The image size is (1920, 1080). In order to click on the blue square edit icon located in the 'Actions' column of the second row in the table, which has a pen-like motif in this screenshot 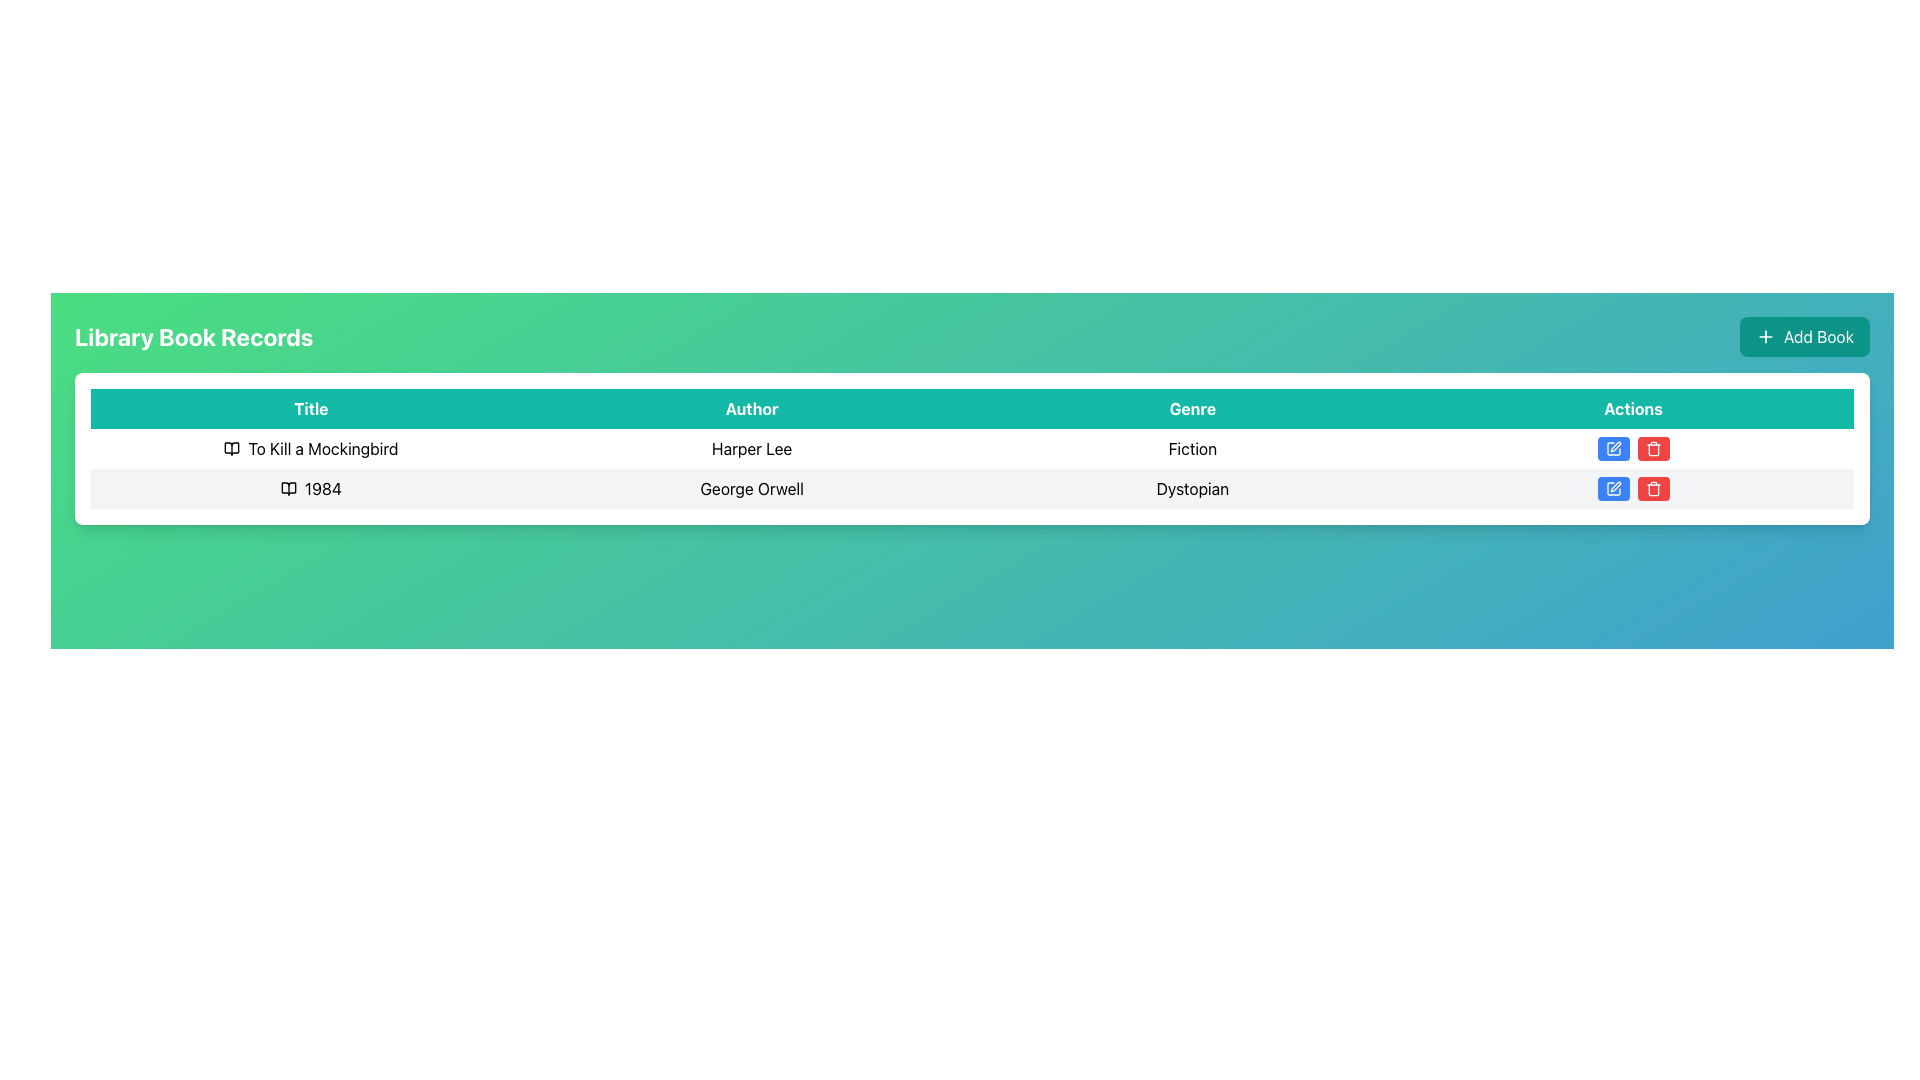, I will do `click(1613, 447)`.